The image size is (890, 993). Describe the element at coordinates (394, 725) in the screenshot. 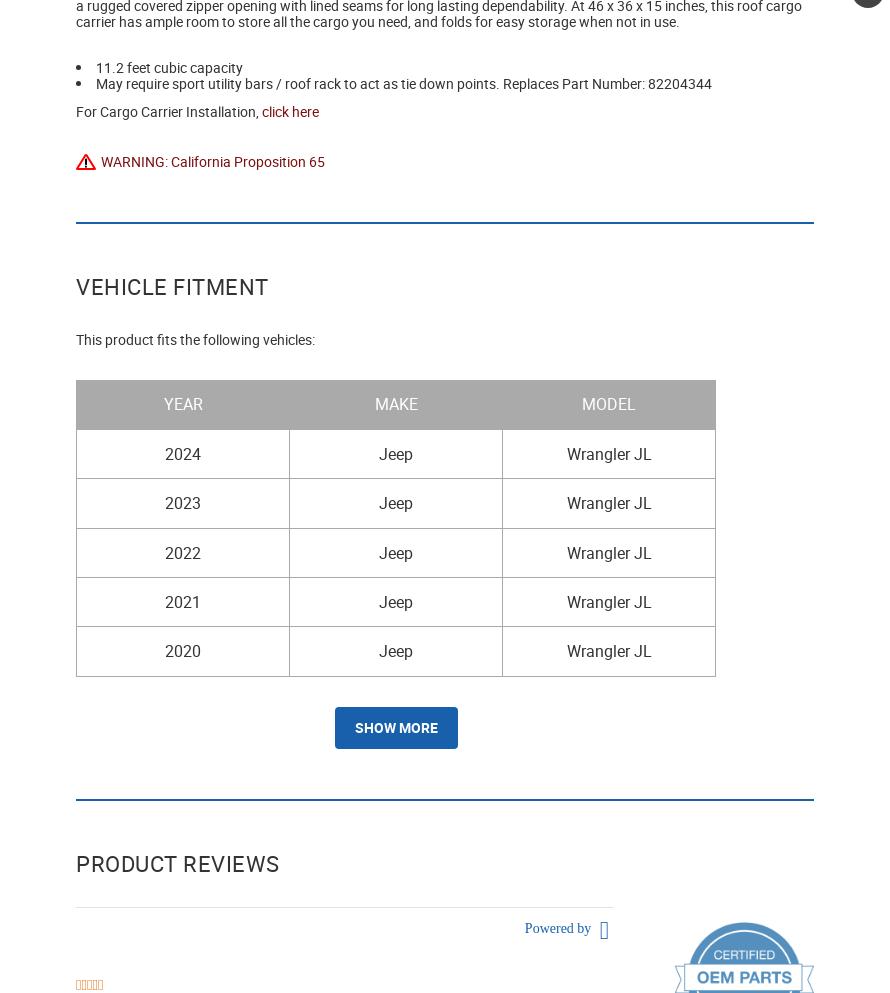

I see `'Show More'` at that location.